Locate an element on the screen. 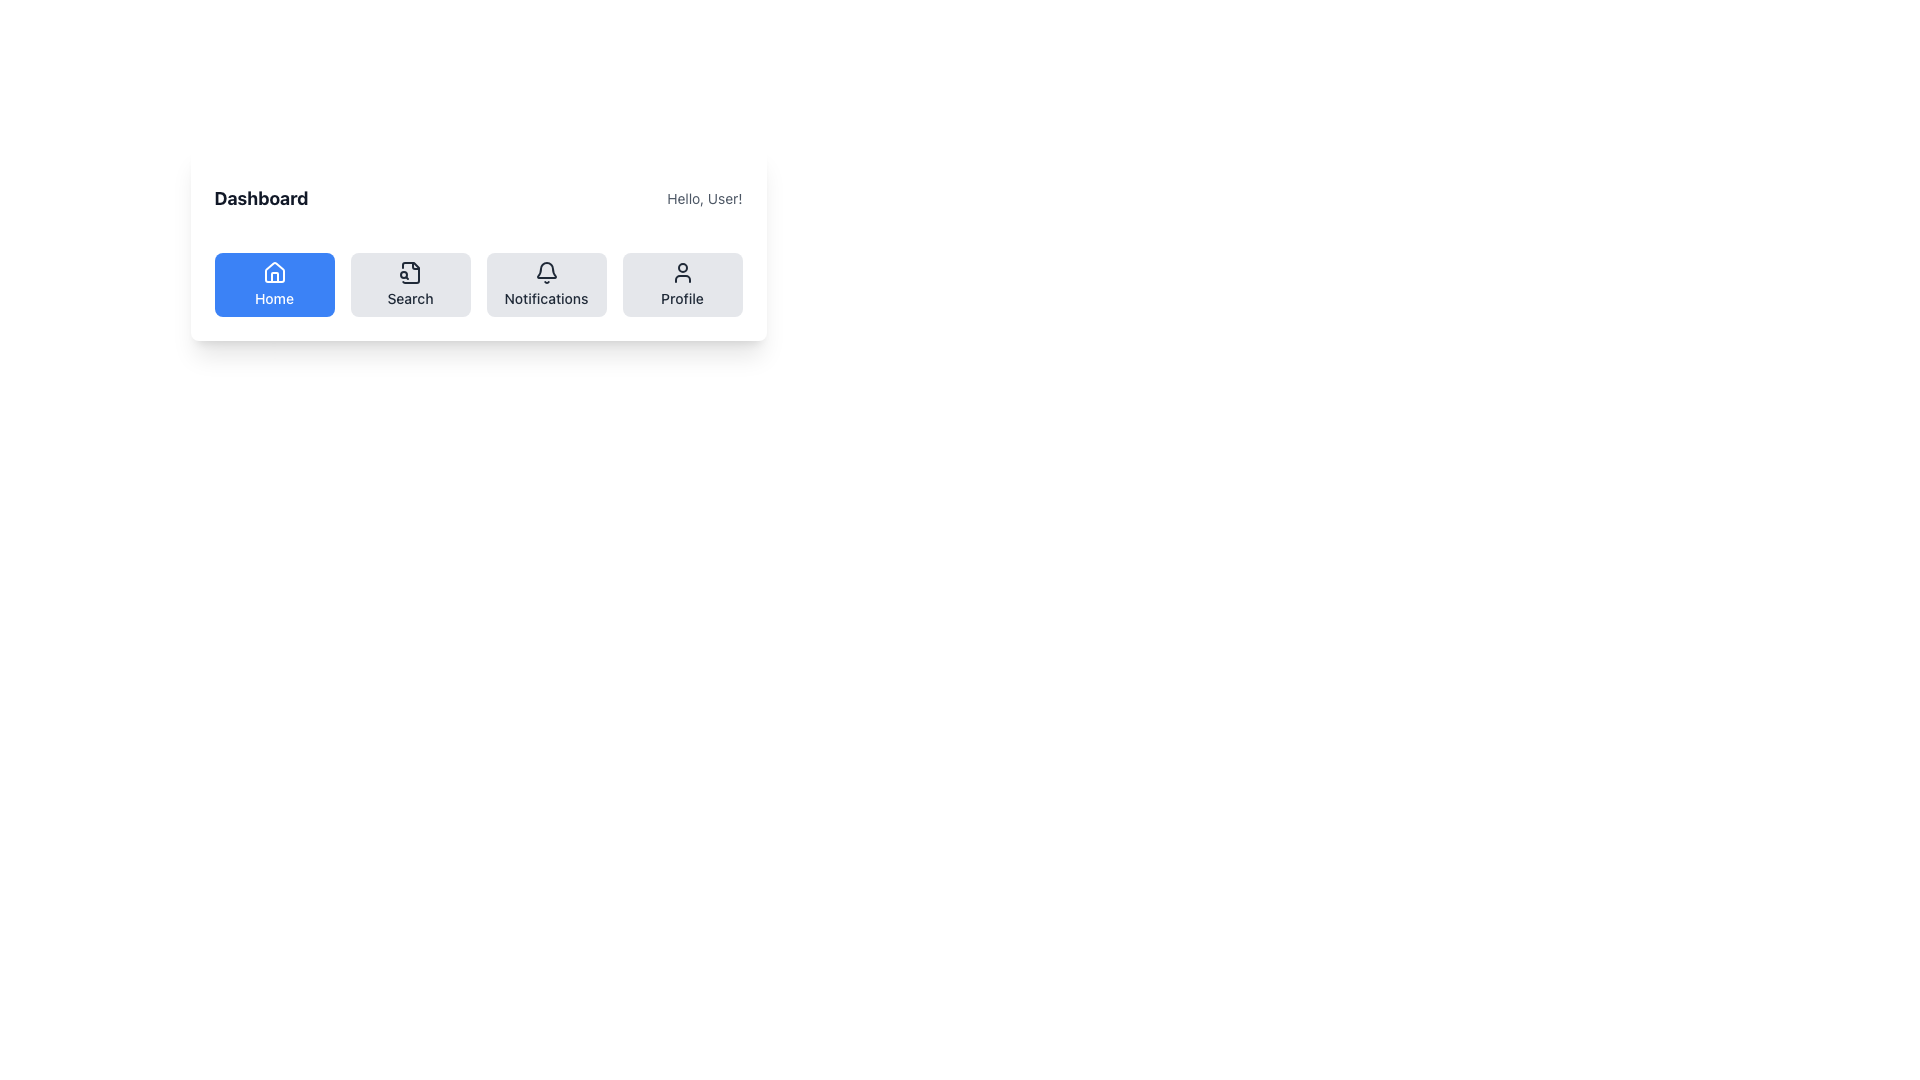 The image size is (1920, 1080). the Text Label that greets the user, displayed to the far right of the navigation bar, next to 'Dashboard' is located at coordinates (704, 199).